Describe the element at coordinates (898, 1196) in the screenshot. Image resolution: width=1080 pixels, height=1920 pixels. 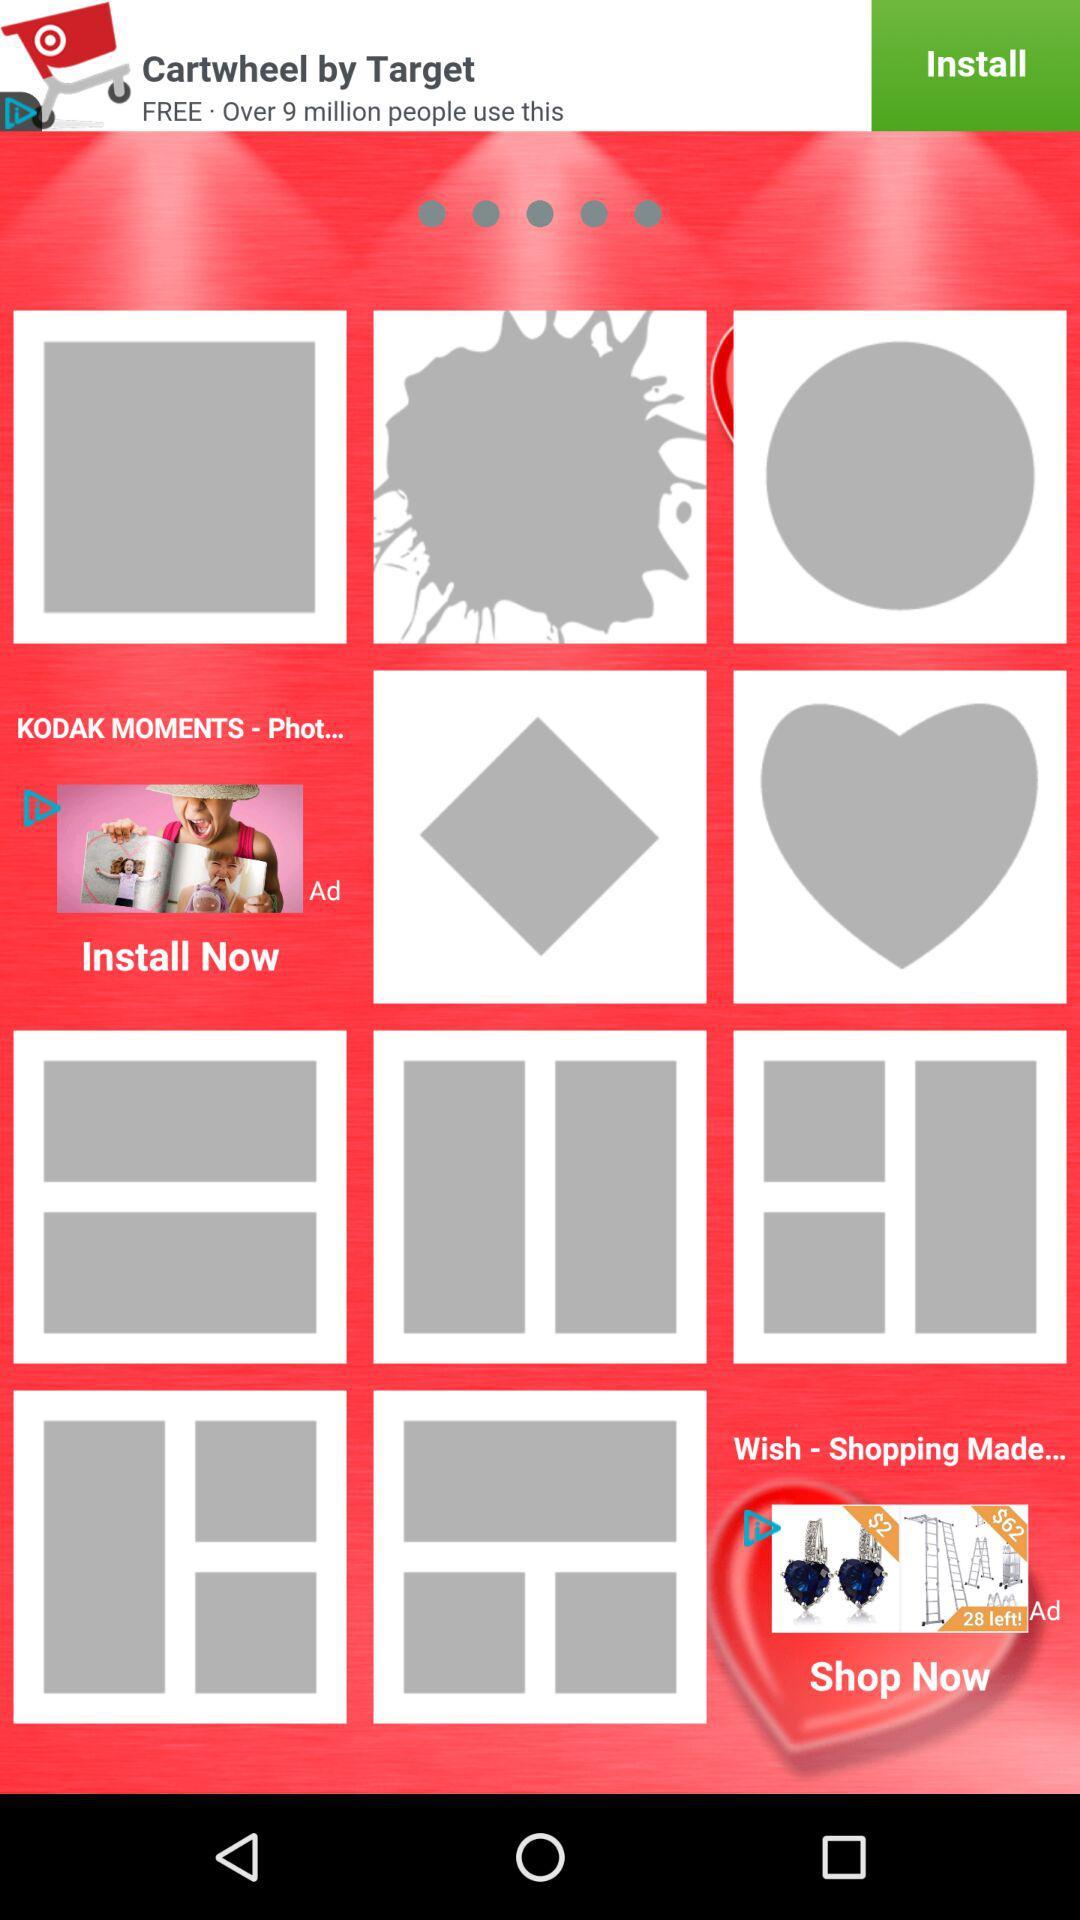
I see `click image` at that location.